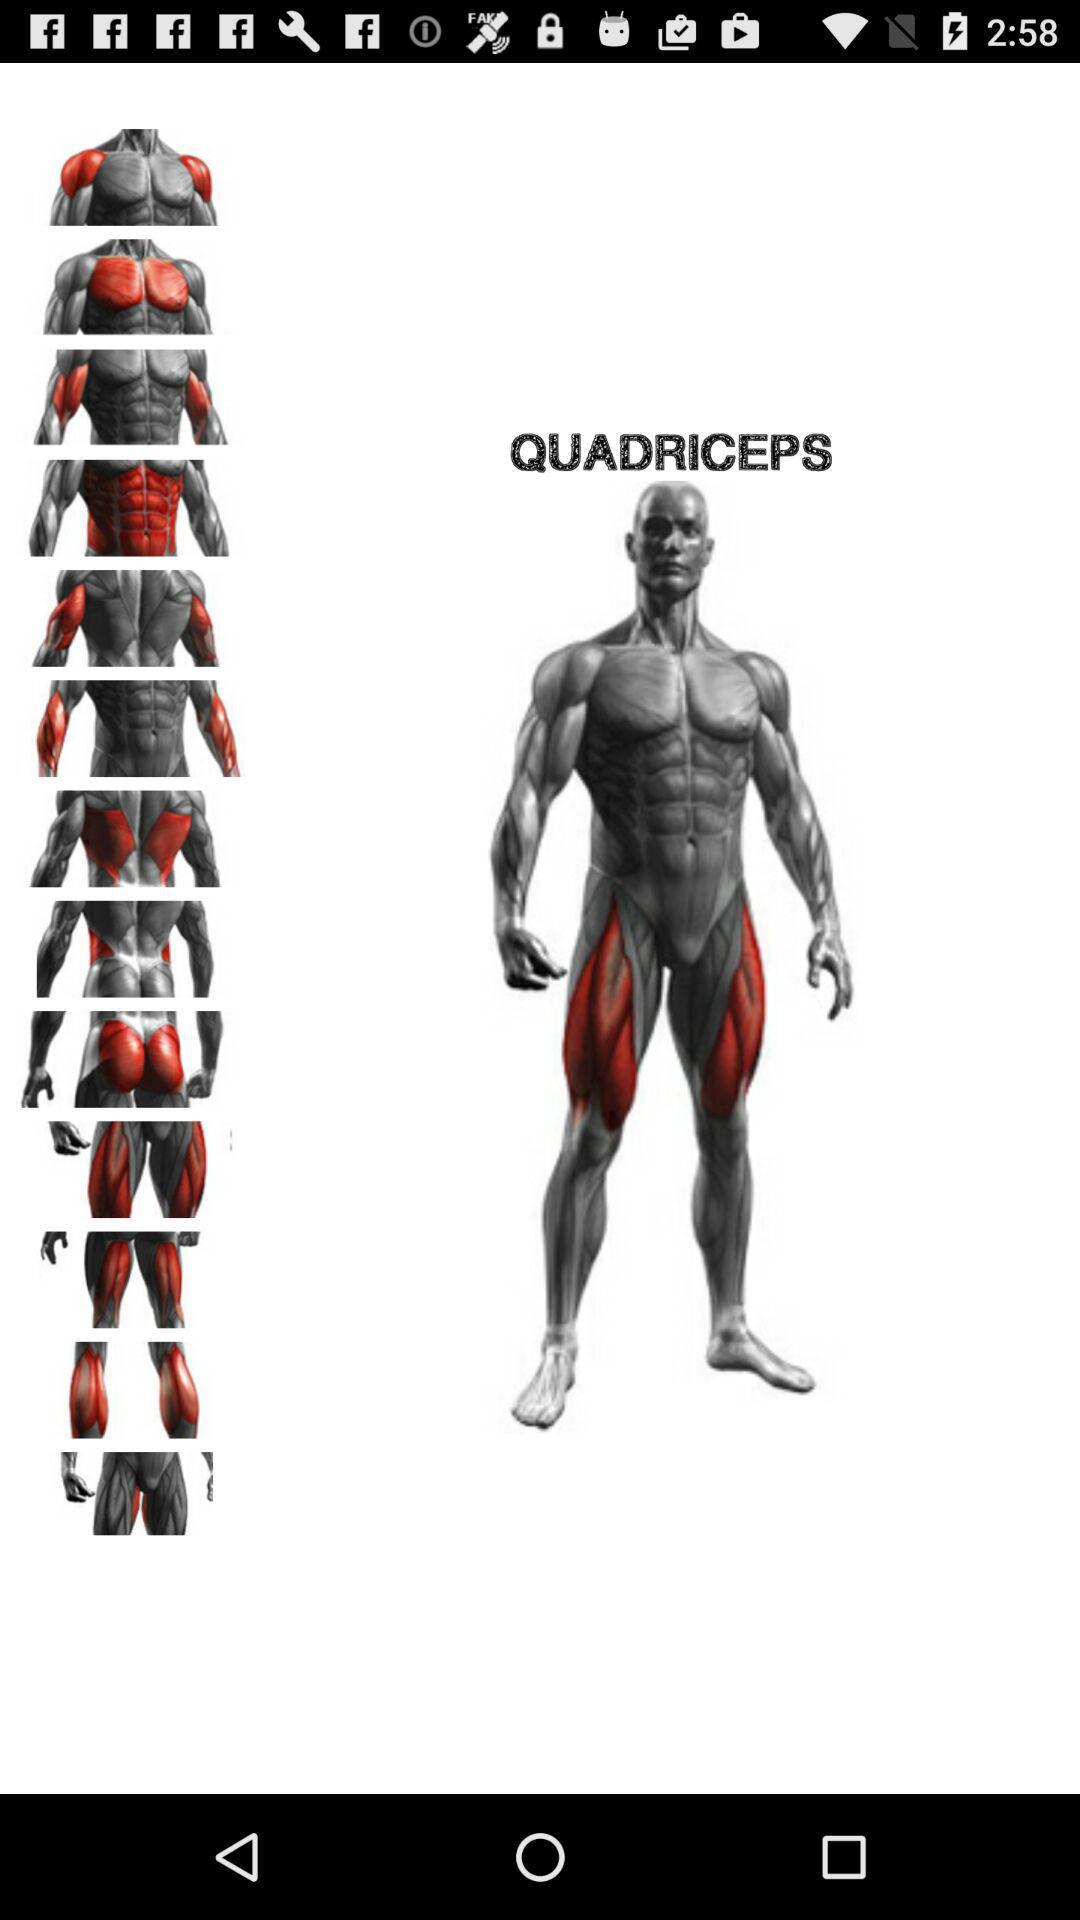 This screenshot has width=1080, height=1920. I want to click on switch to select, so click(131, 391).